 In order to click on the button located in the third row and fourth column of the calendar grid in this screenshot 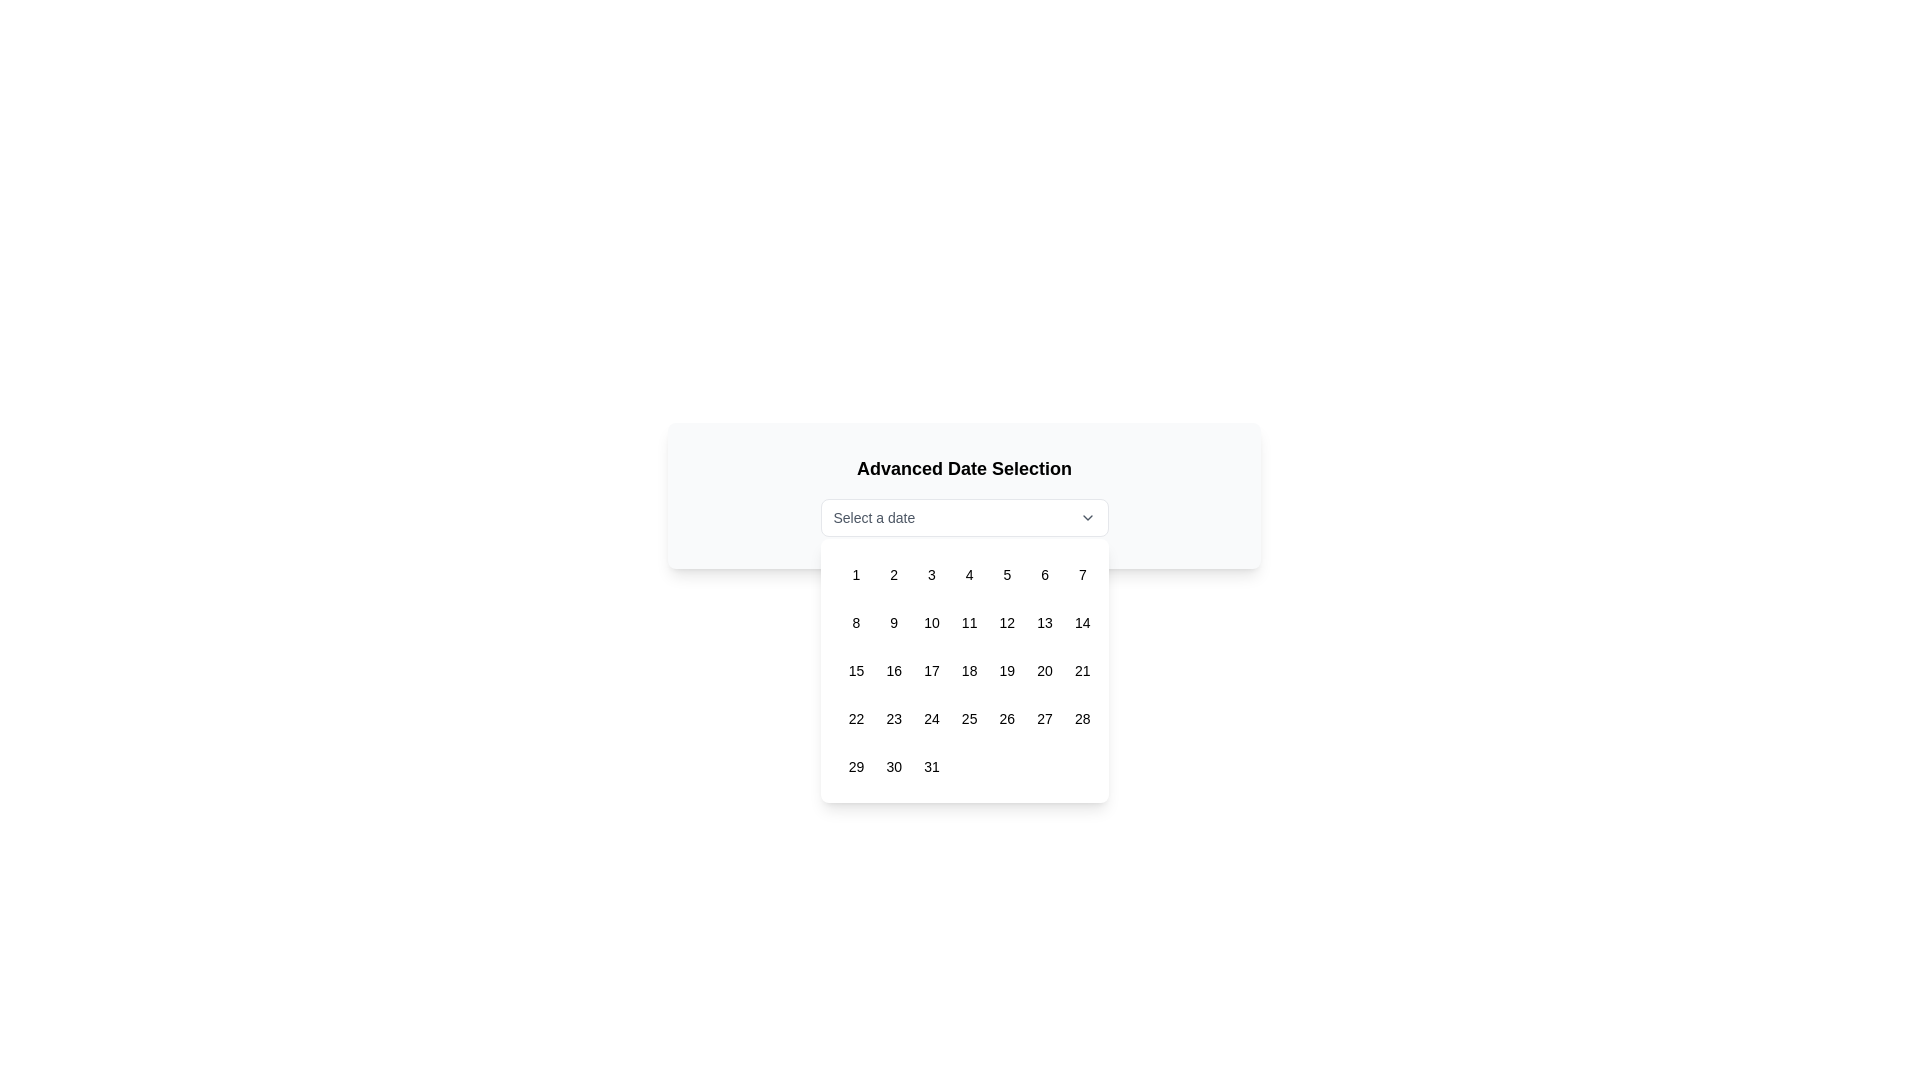, I will do `click(969, 671)`.